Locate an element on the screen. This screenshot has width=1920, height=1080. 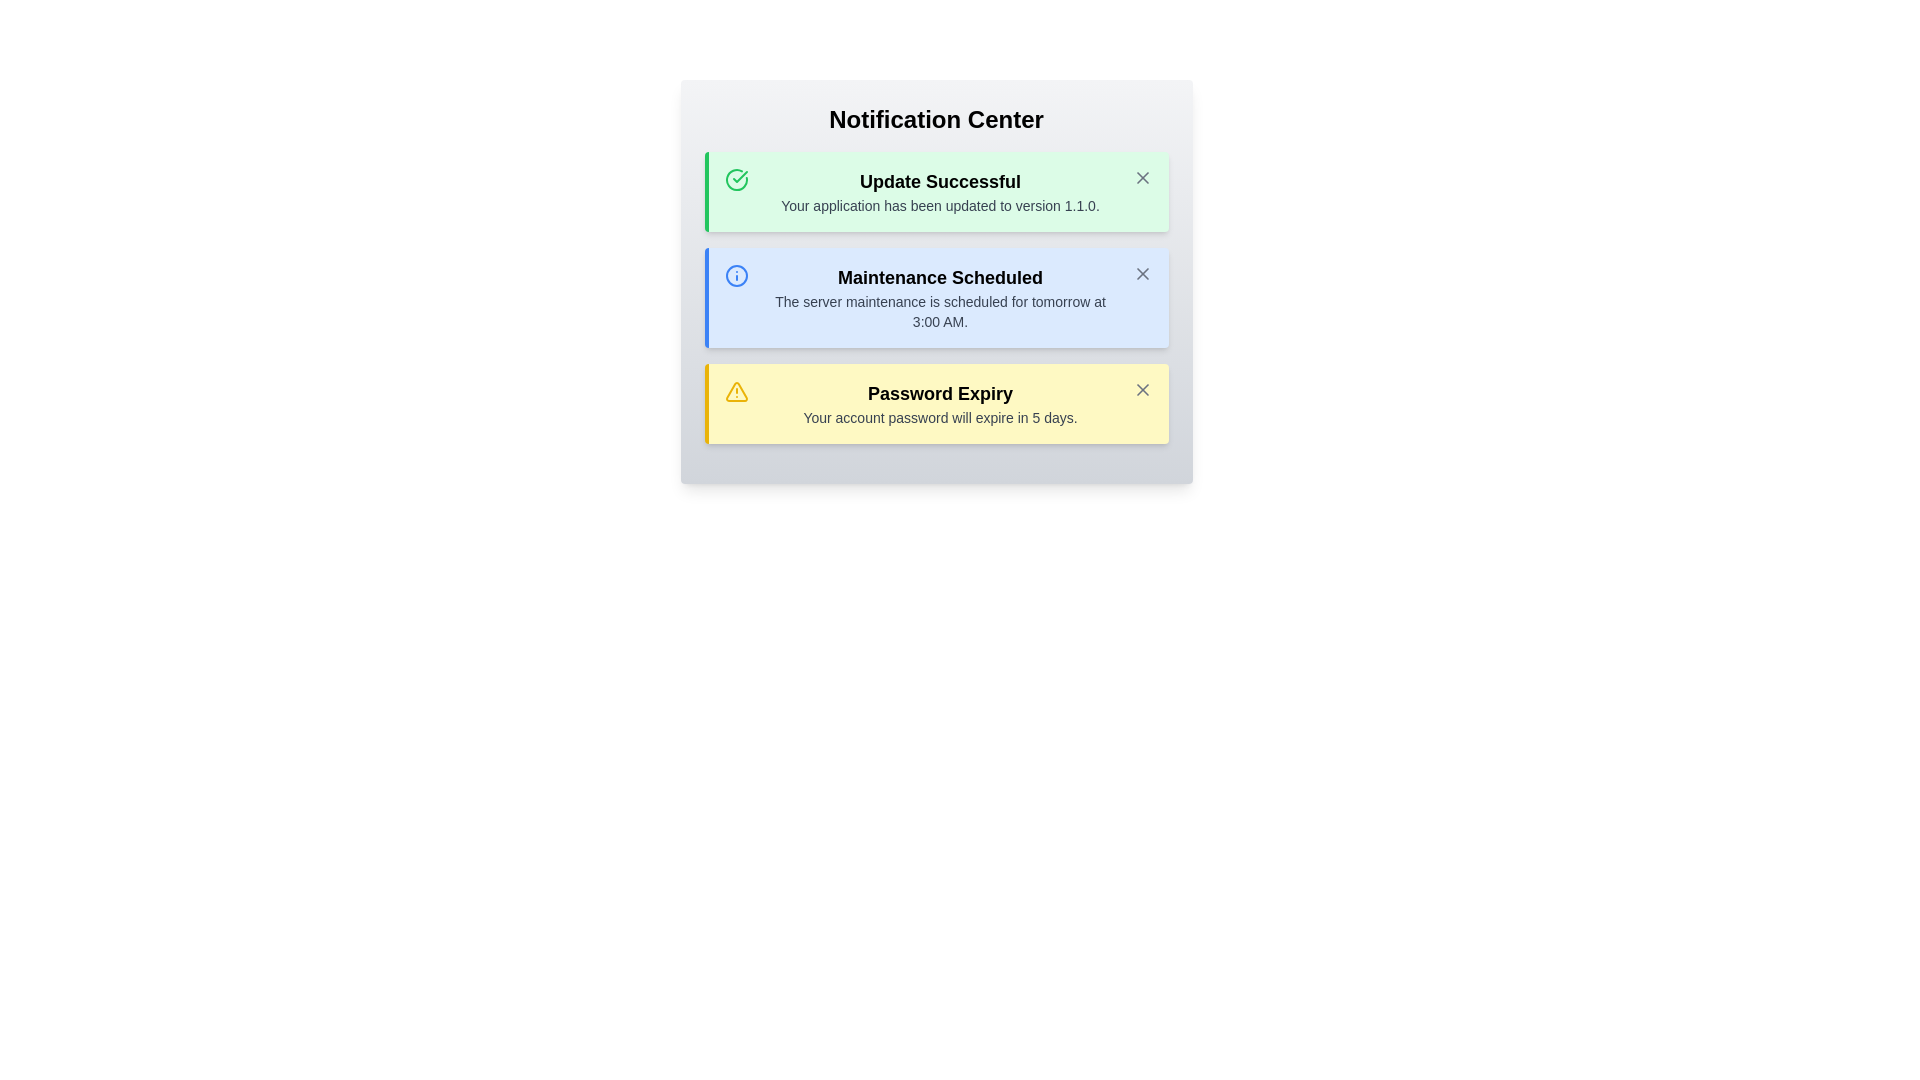
the 'Password Expiry' text label, which is a bold black font title at the top of the yellow notification card is located at coordinates (939, 393).